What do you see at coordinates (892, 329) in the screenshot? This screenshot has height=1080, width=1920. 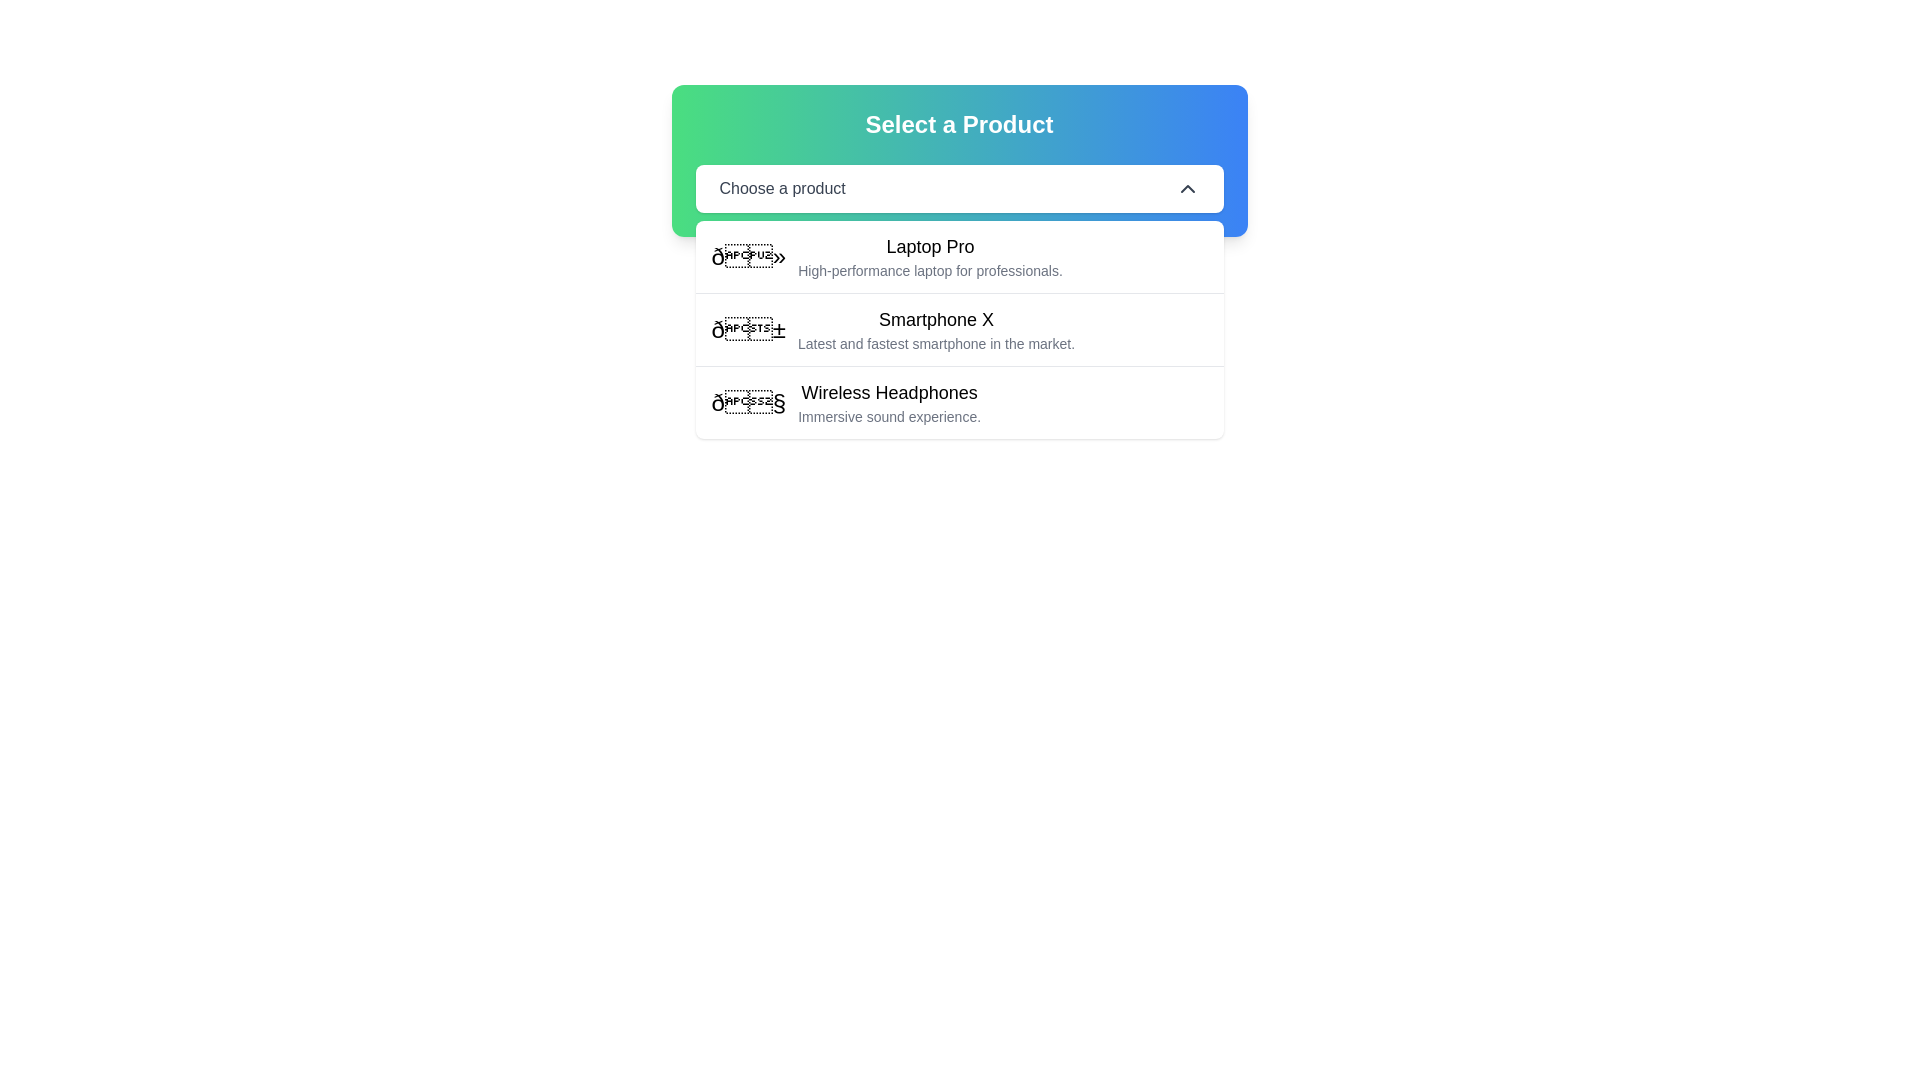 I see `the second entry in the 'Select a Product' dropdown list` at bounding box center [892, 329].